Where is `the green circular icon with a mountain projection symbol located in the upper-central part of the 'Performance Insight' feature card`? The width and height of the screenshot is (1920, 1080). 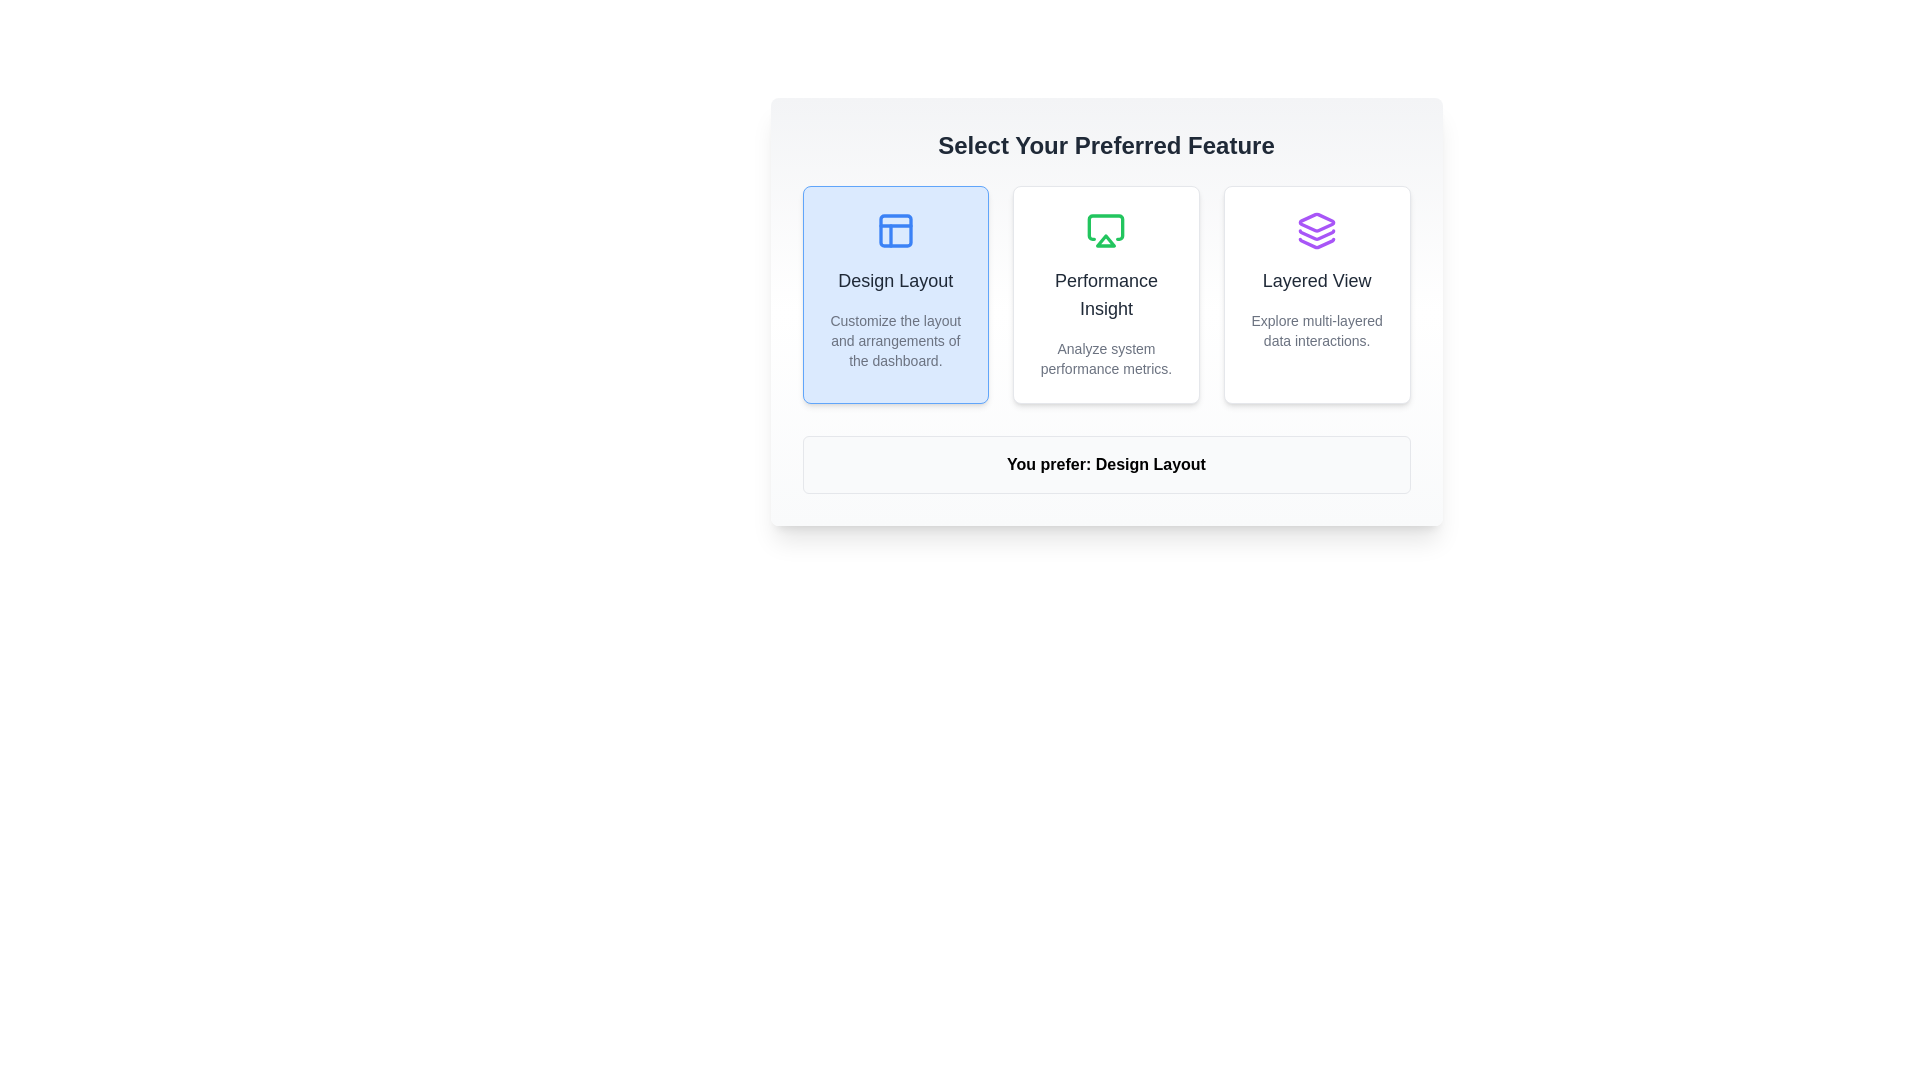 the green circular icon with a mountain projection symbol located in the upper-central part of the 'Performance Insight' feature card is located at coordinates (1105, 230).